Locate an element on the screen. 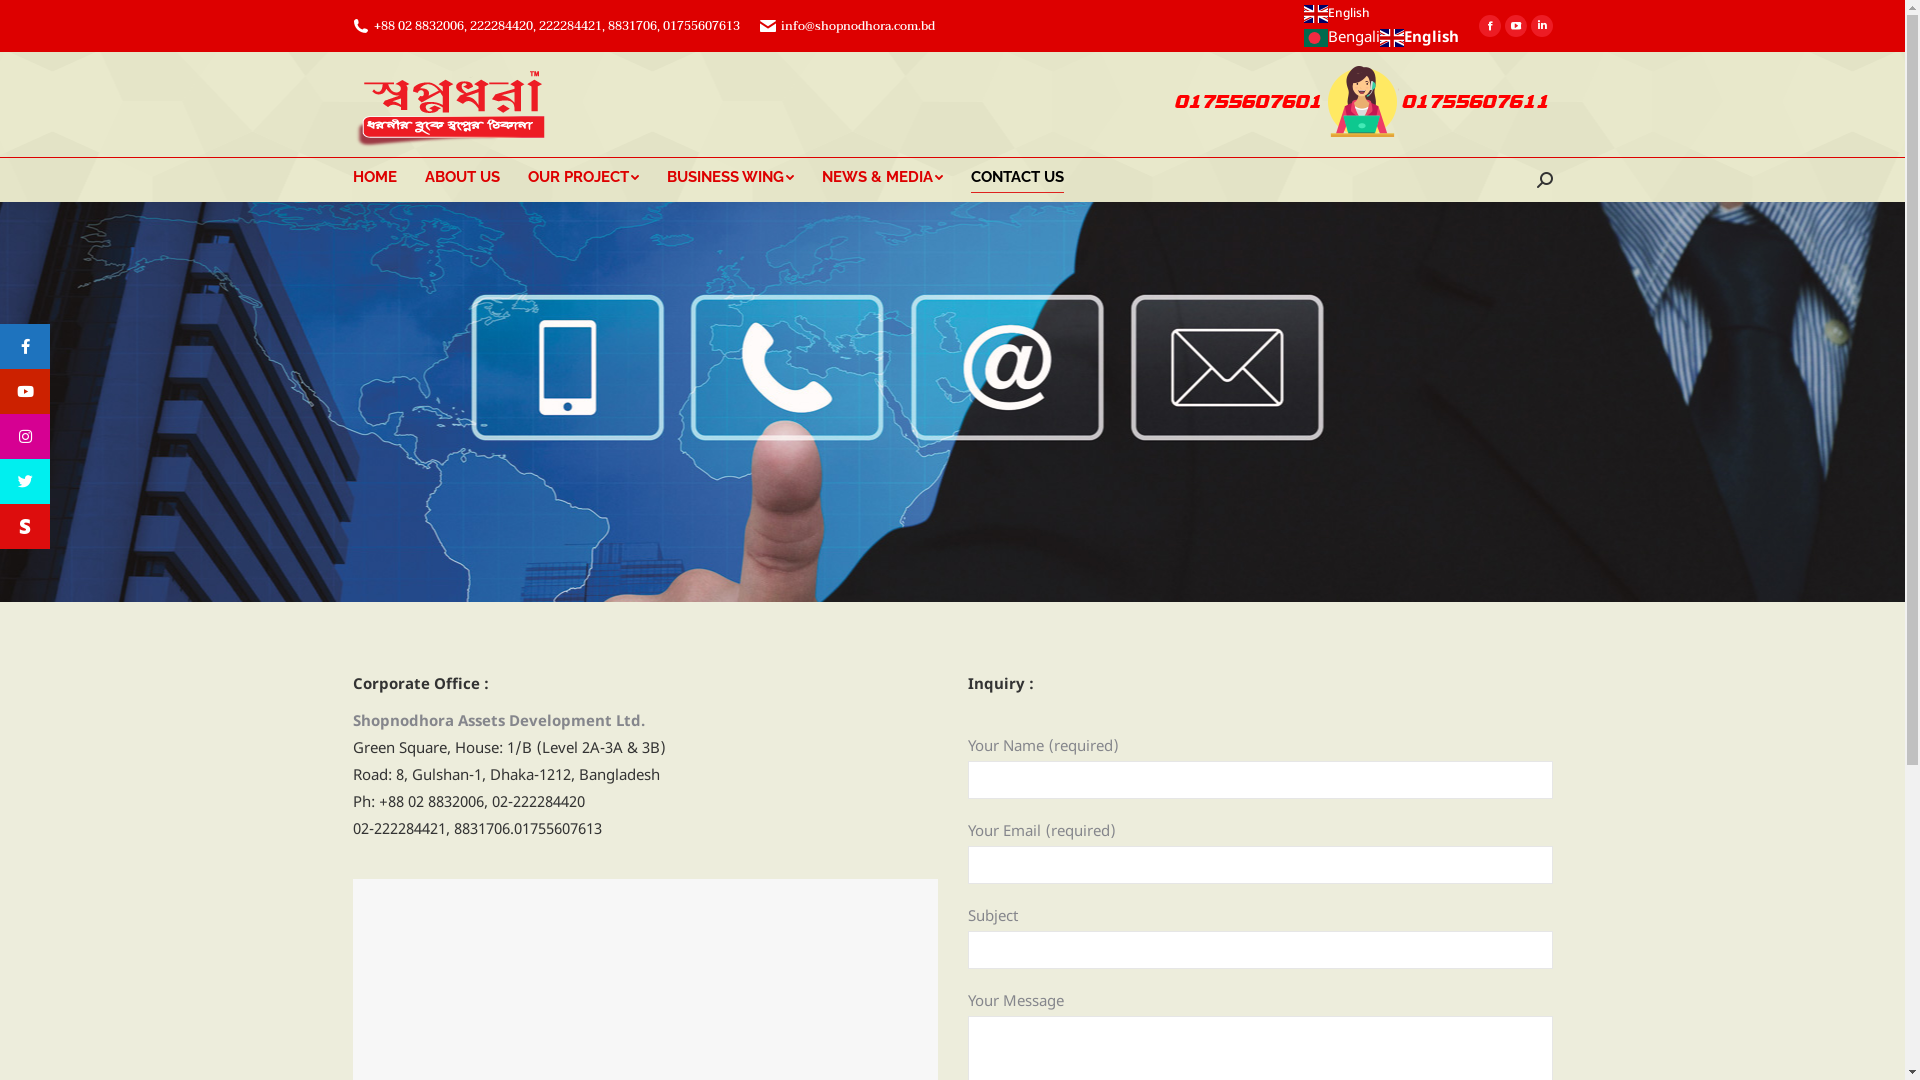 This screenshot has height=1080, width=1920. 'NEWS & MEDIA' is located at coordinates (895, 176).